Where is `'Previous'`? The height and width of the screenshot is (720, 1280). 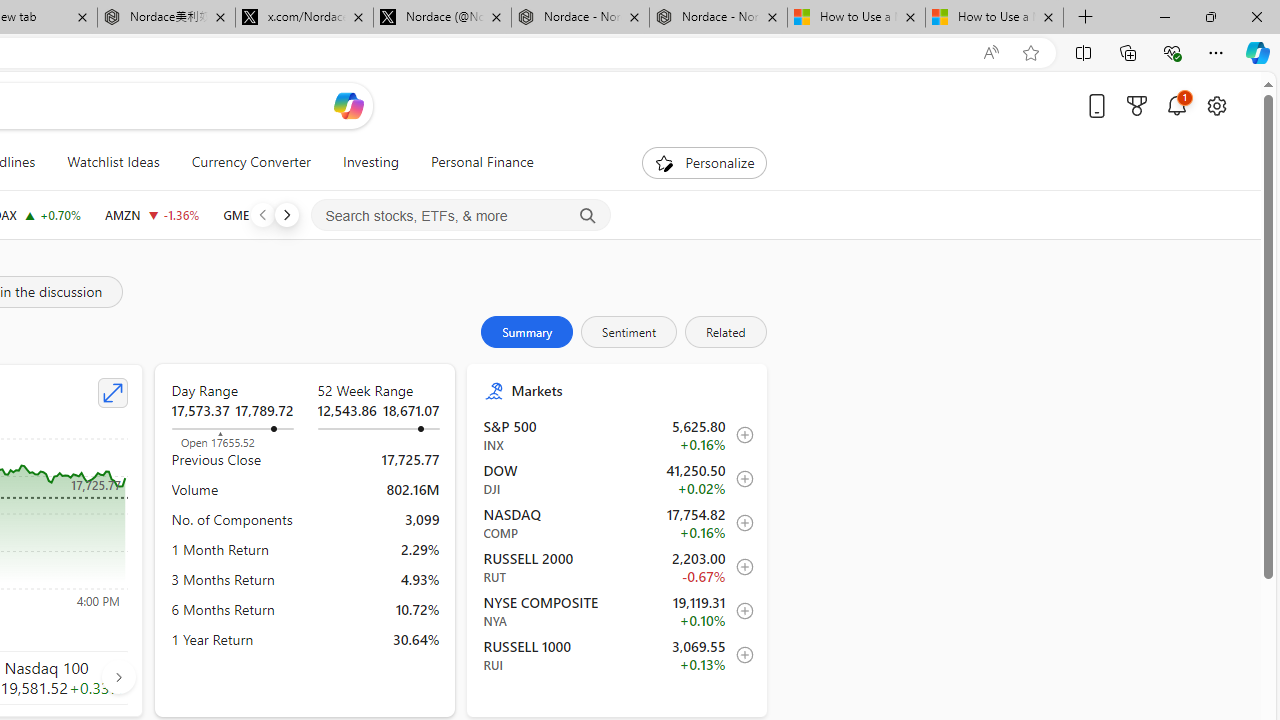 'Previous' is located at coordinates (261, 214).